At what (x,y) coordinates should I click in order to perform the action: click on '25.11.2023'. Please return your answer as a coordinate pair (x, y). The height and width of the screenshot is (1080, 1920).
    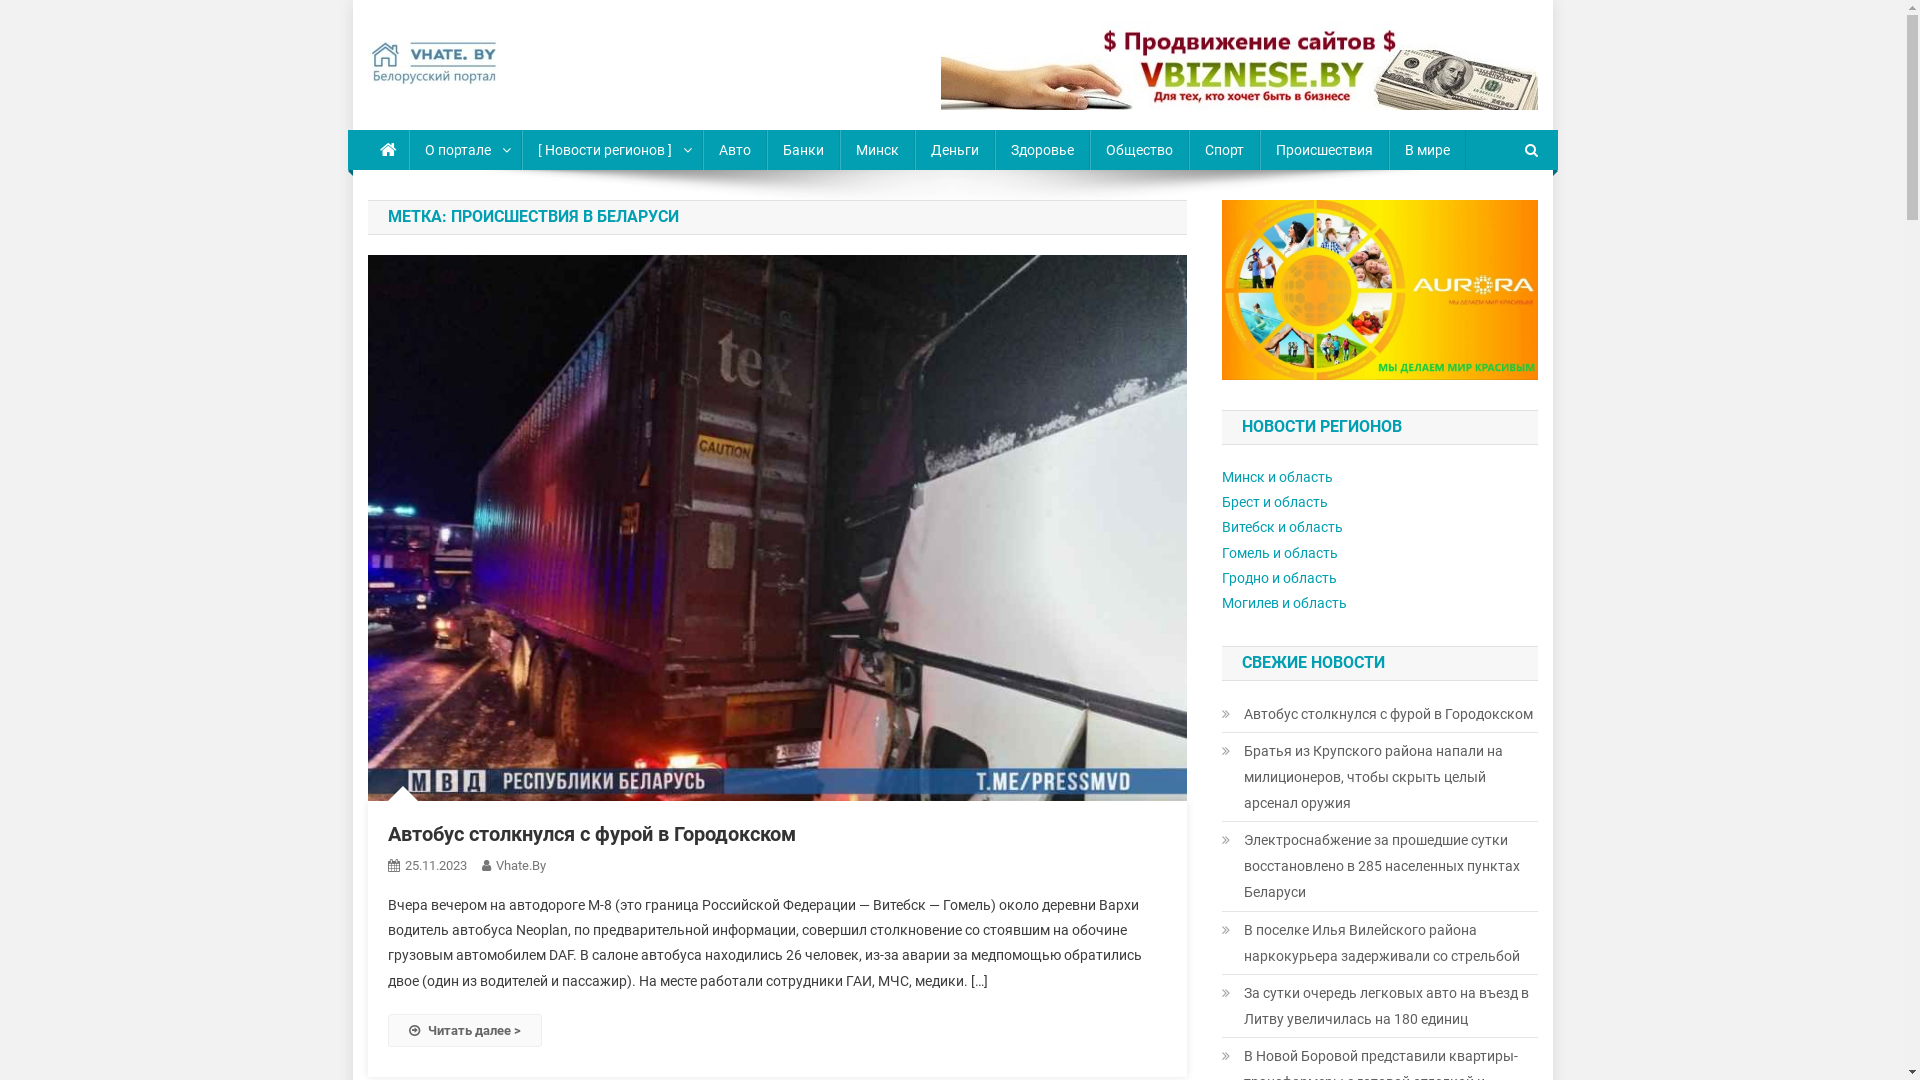
    Looking at the image, I should click on (434, 864).